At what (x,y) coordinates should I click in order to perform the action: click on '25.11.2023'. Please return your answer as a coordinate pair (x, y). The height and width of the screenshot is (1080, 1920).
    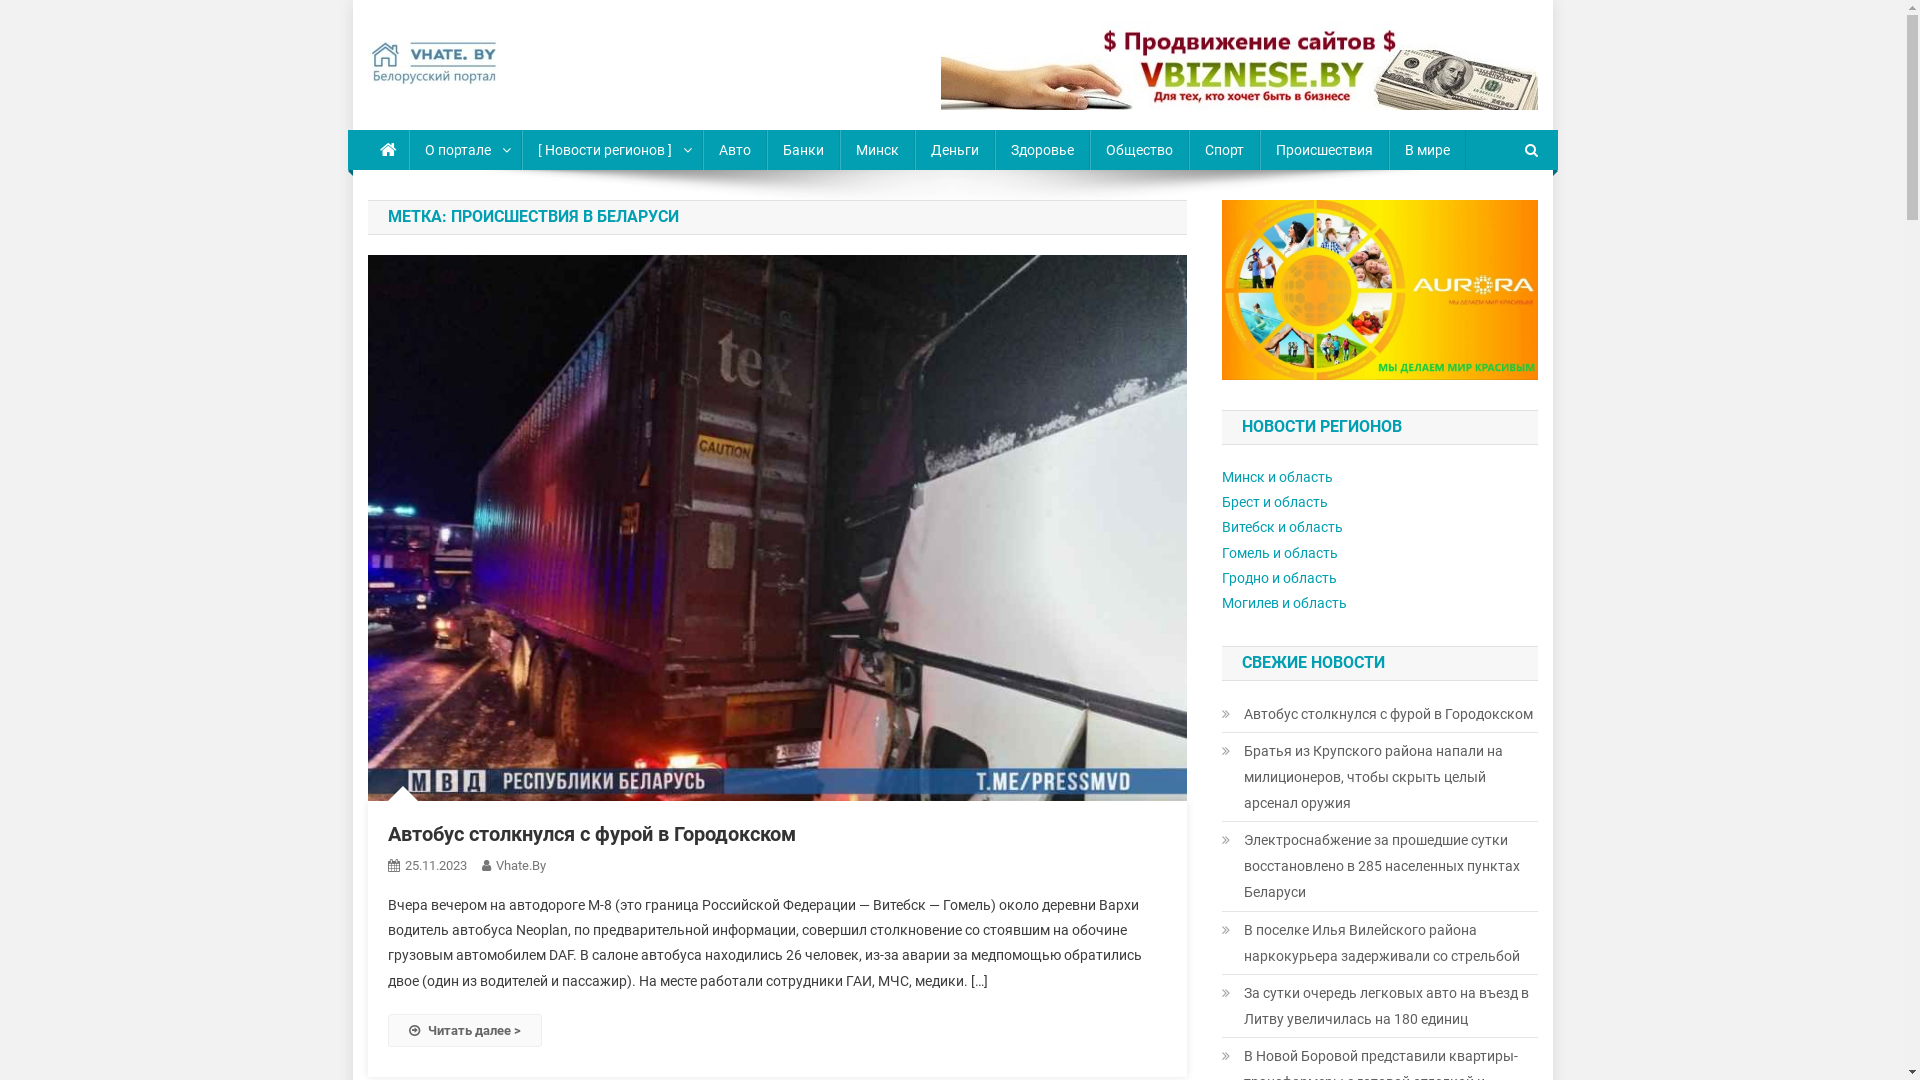
    Looking at the image, I should click on (434, 864).